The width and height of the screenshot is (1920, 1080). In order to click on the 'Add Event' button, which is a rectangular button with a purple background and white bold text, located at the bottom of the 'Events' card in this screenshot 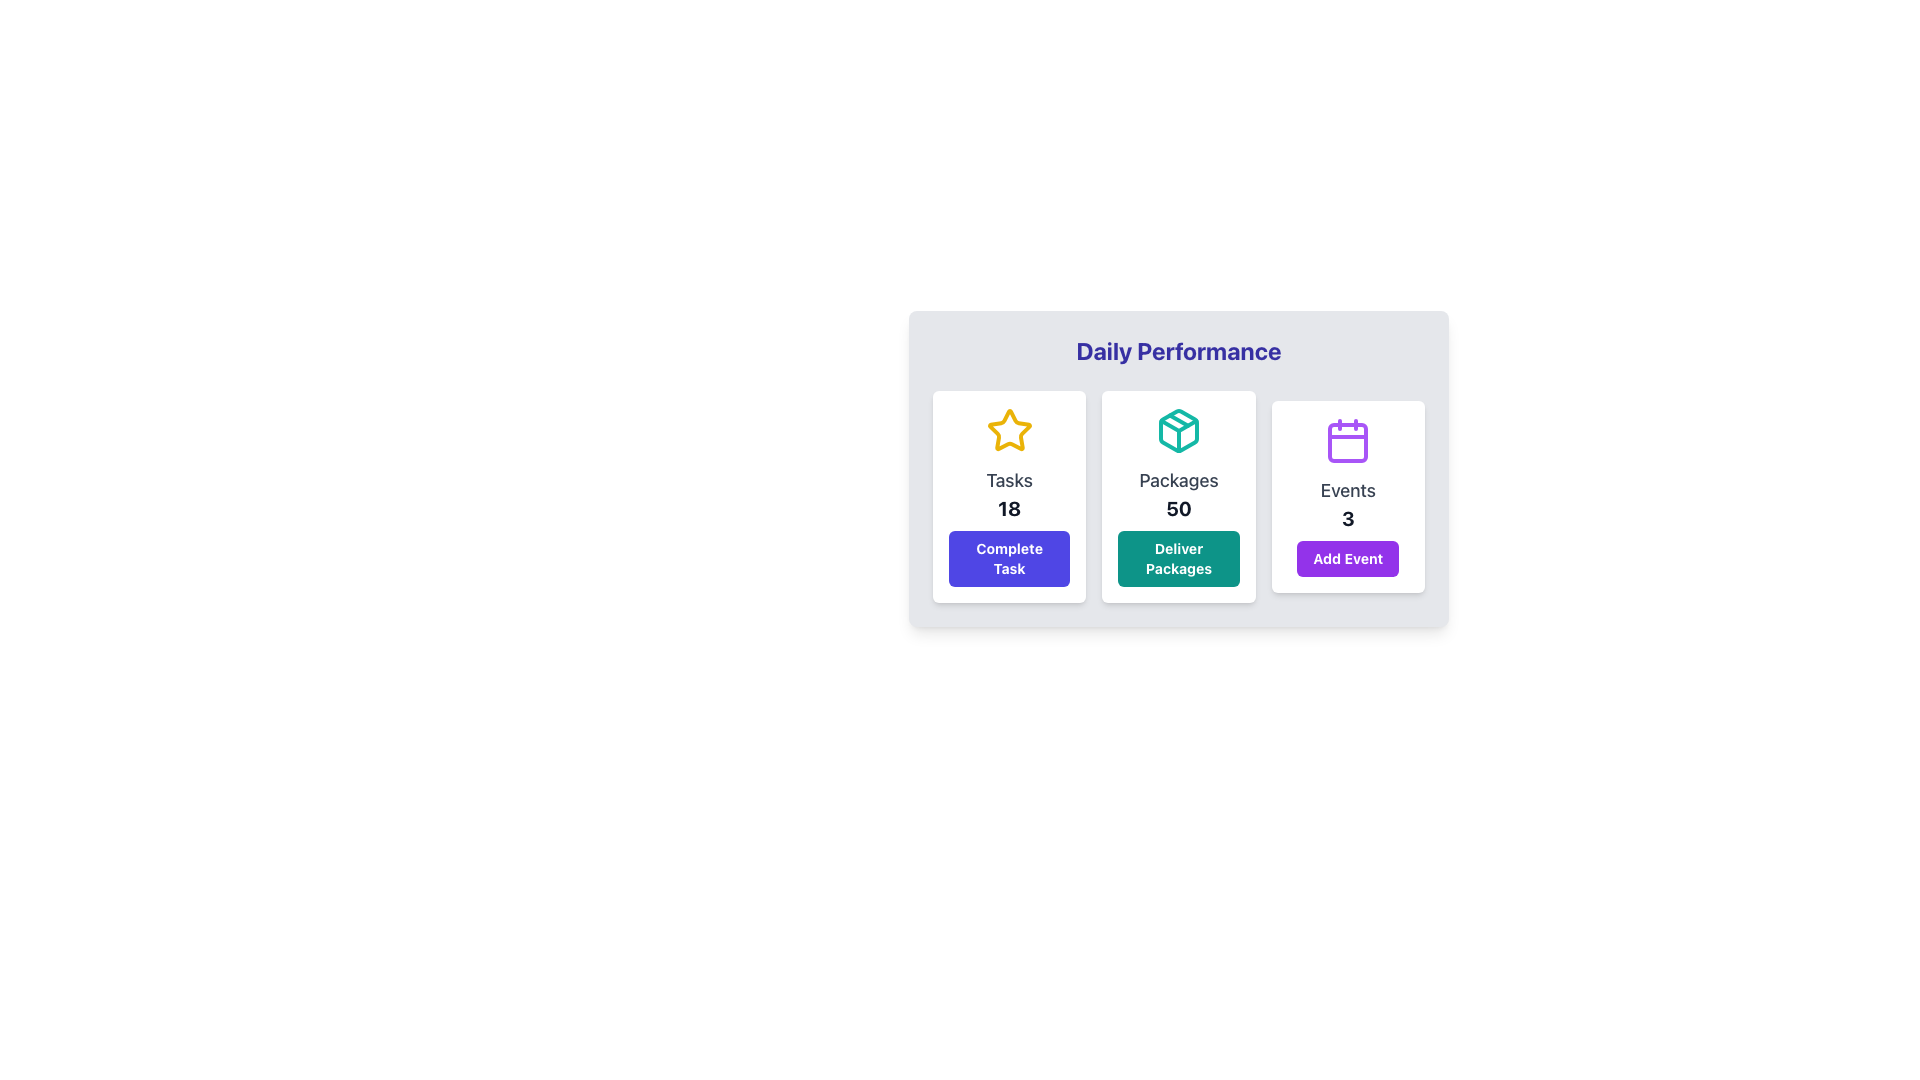, I will do `click(1348, 559)`.